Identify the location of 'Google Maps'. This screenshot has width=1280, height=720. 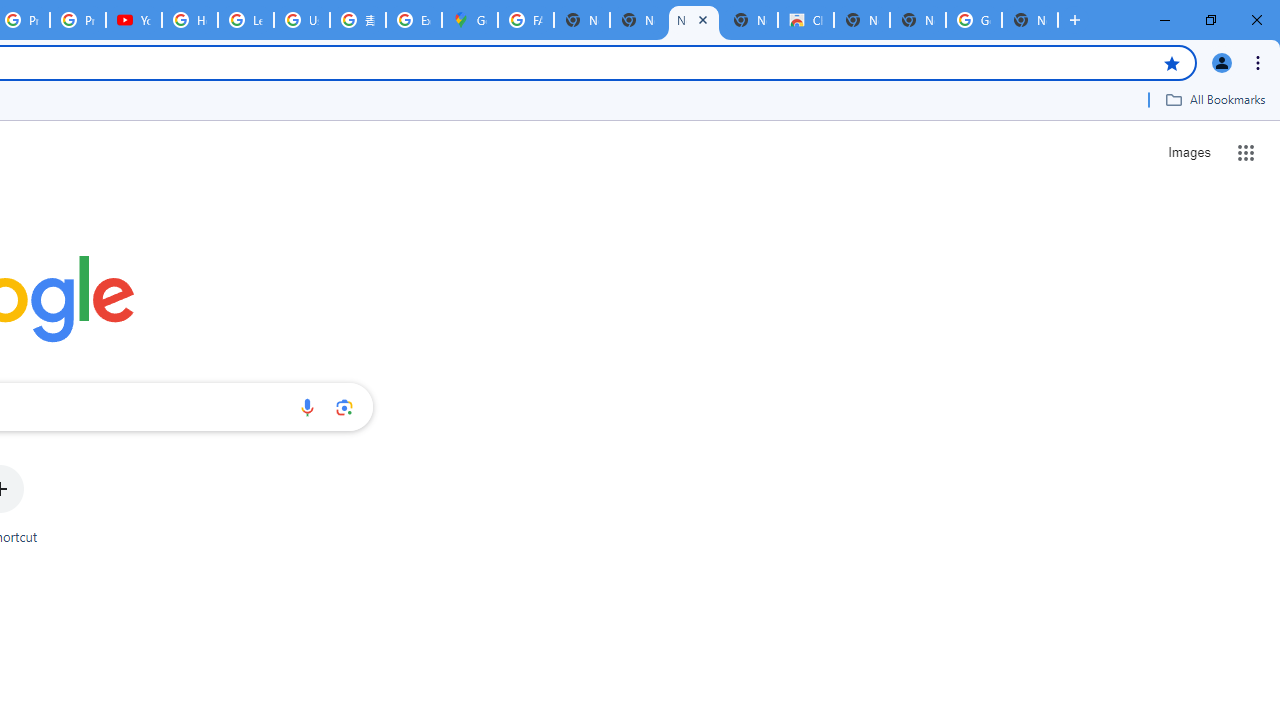
(468, 20).